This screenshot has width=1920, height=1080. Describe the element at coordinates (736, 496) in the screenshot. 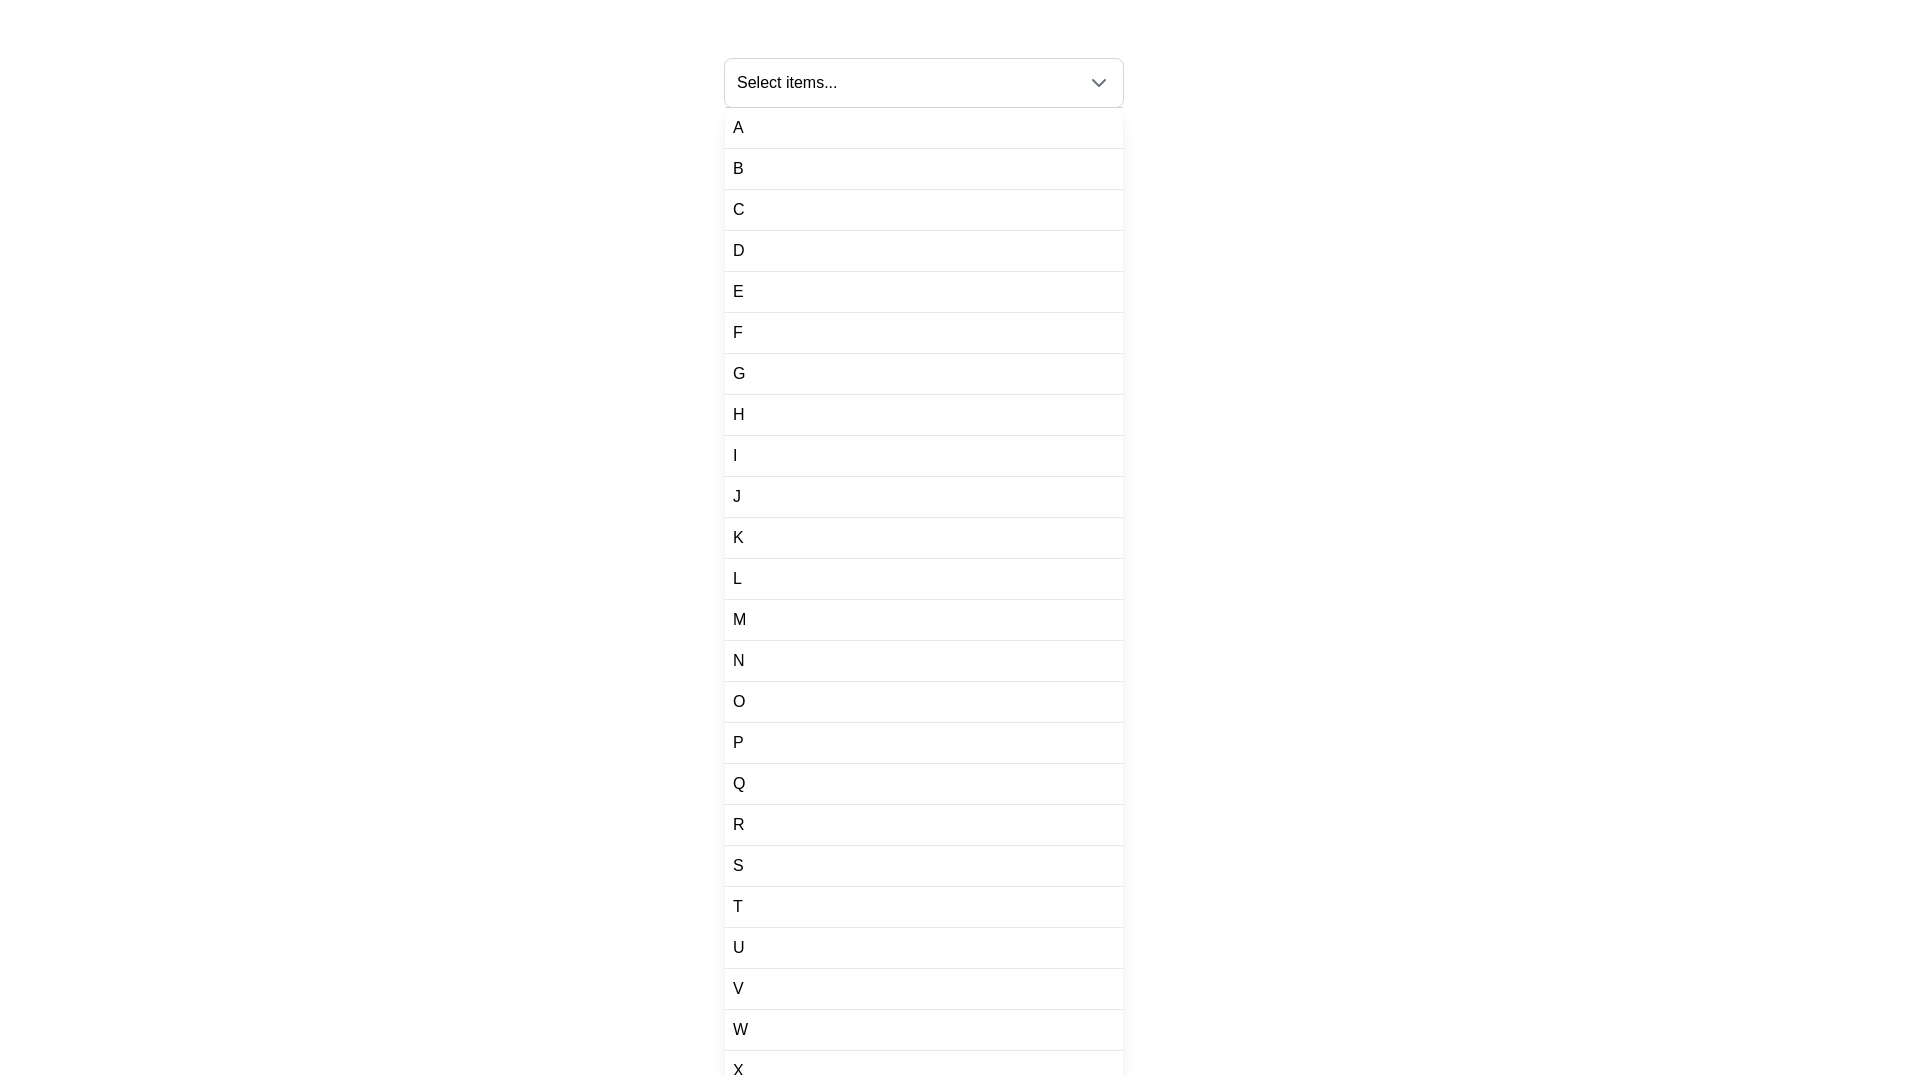

I see `to select the letter 'J' from the vertically aligned list of alphabetical letters` at that location.